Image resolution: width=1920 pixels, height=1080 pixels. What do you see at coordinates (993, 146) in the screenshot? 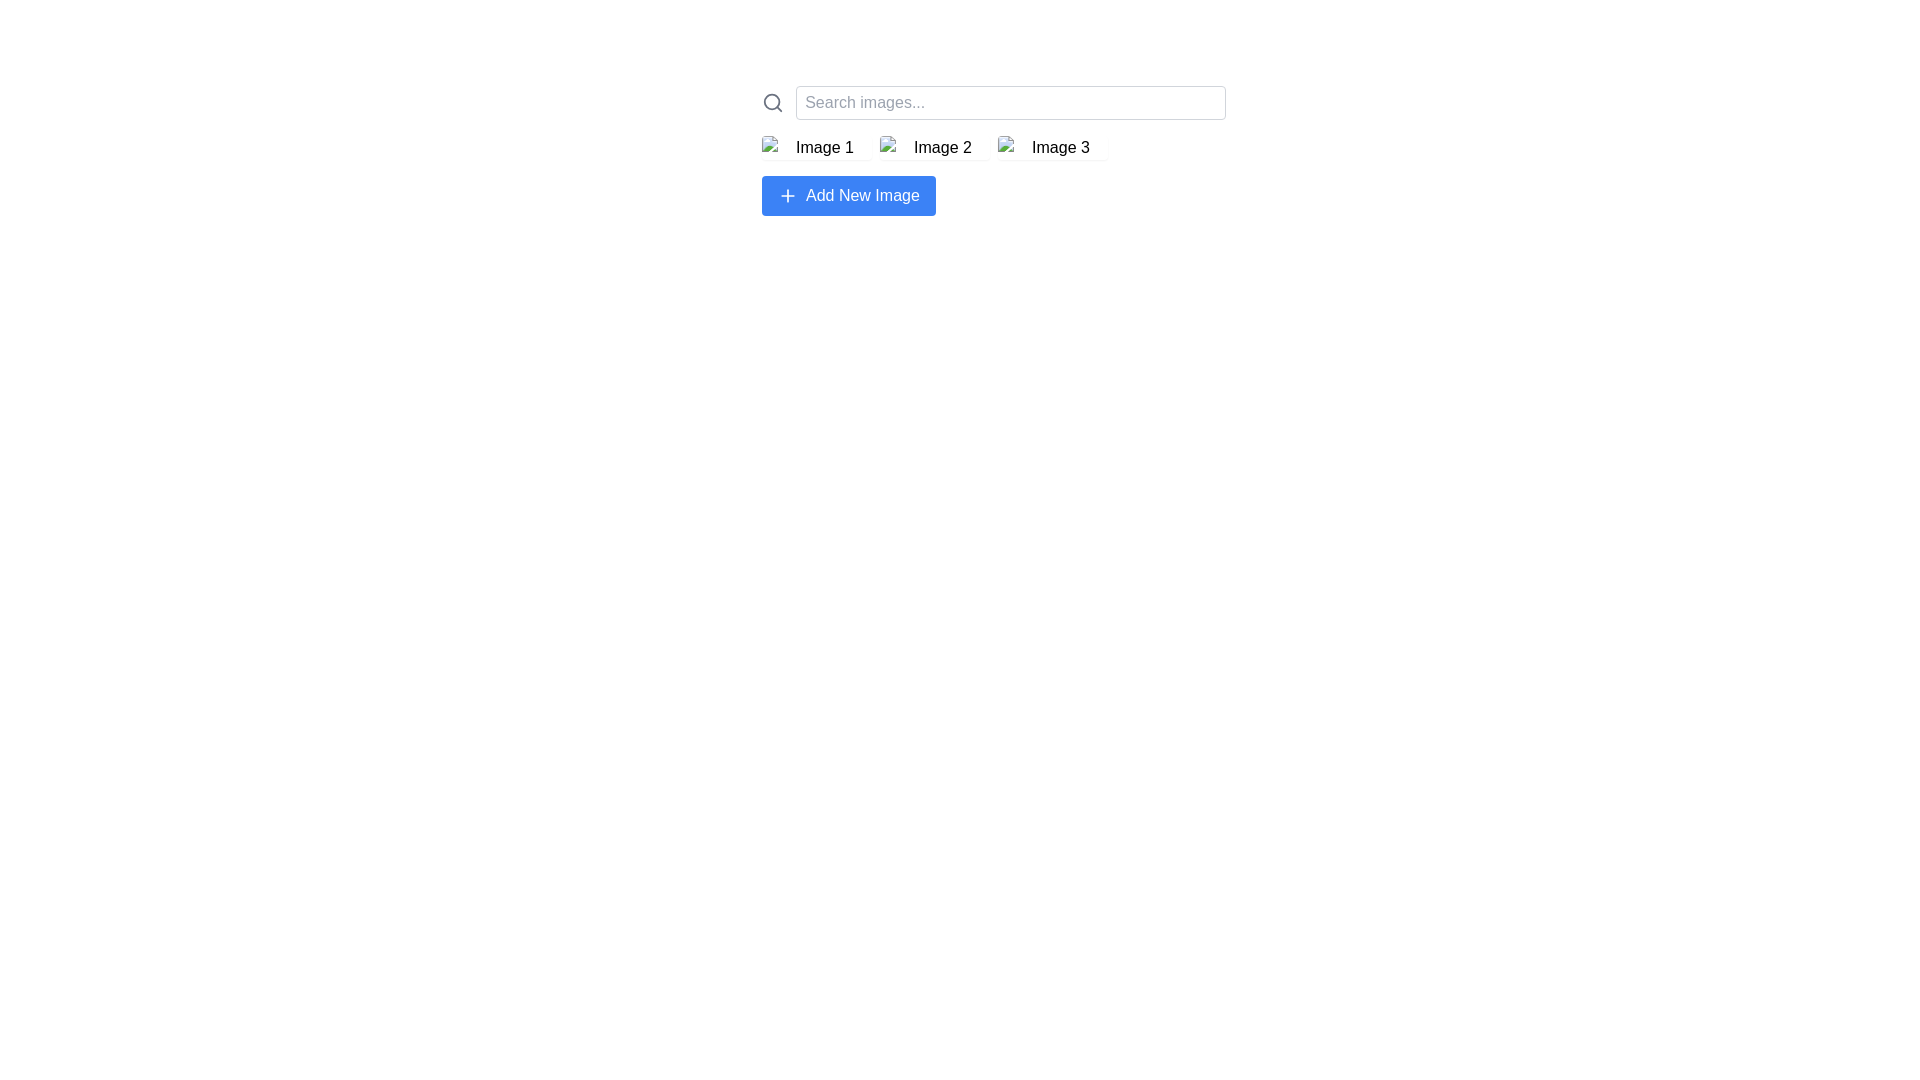
I see `the Grid Layout containing sections labeled 'Image 1', 'Image 2', and 'Image 3'` at bounding box center [993, 146].